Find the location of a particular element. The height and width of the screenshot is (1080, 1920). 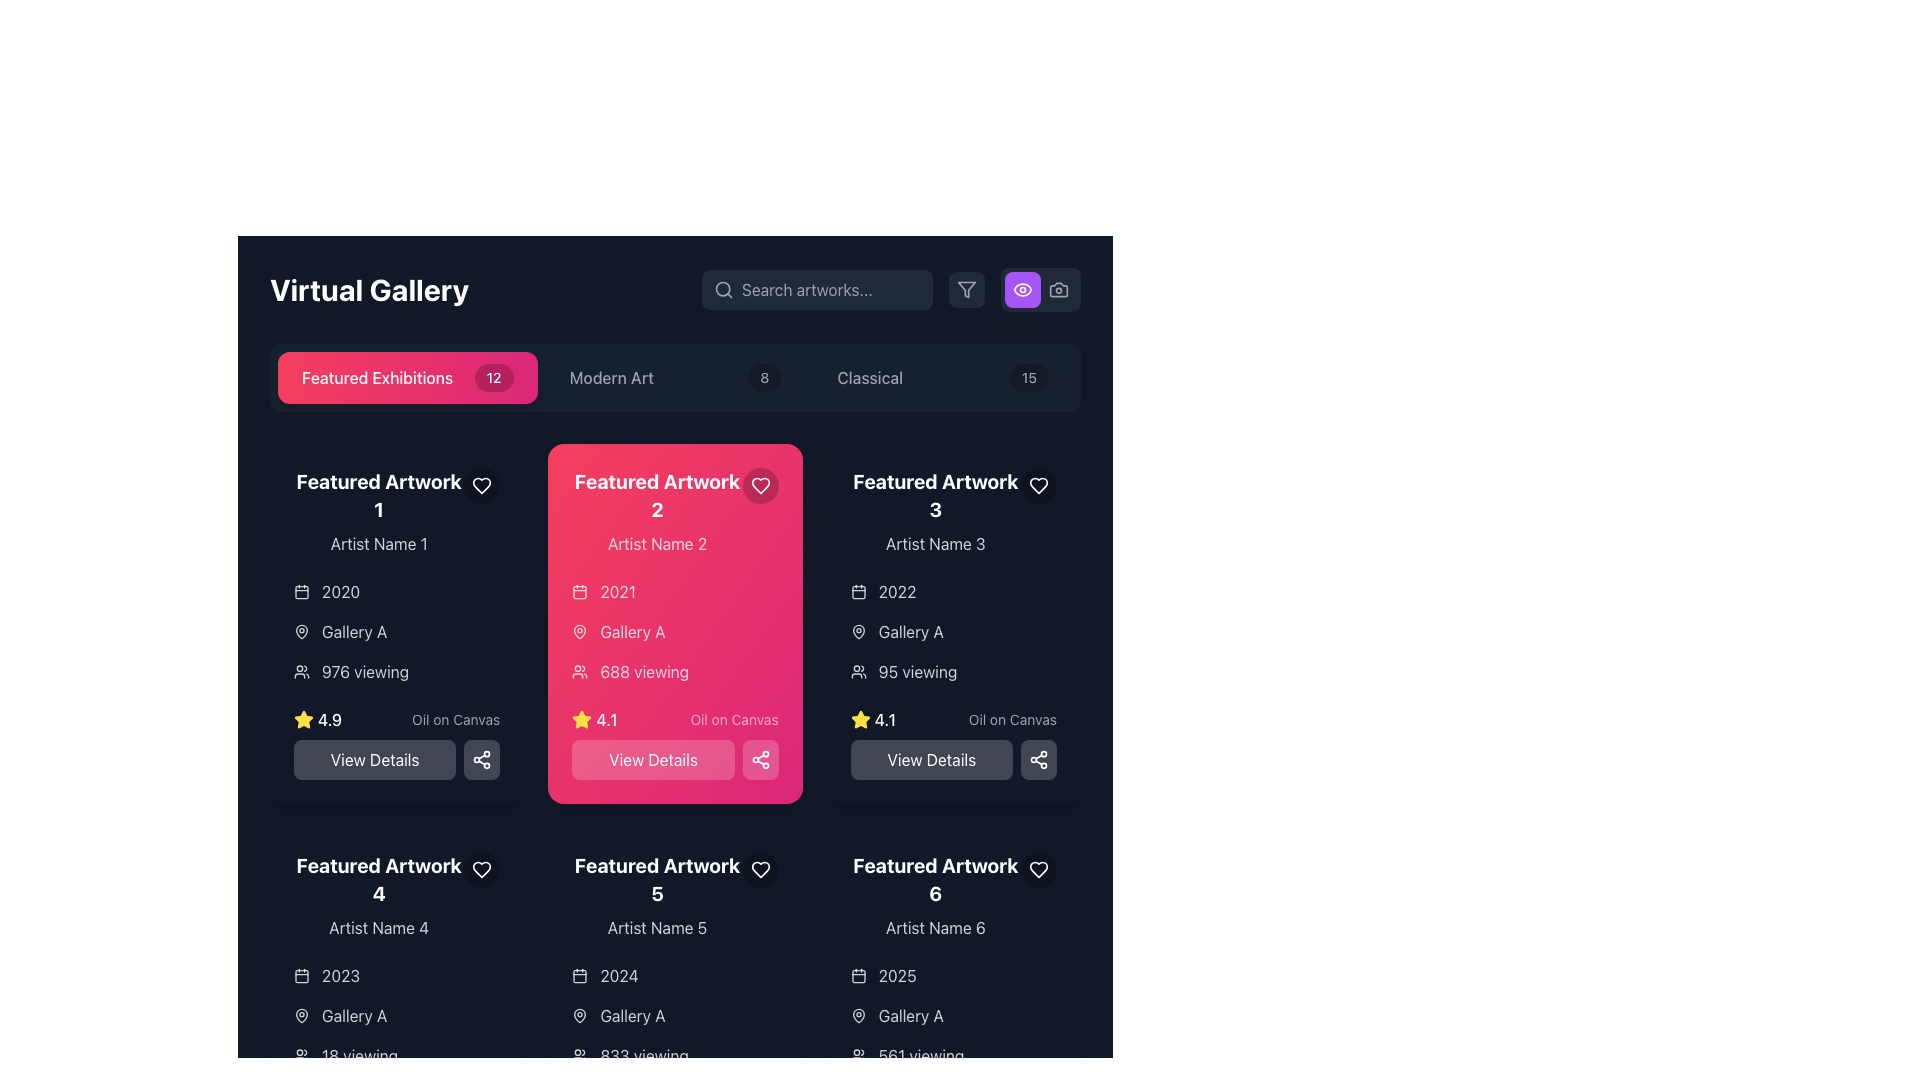

text from the 'Gallery A' text label, which is displayed in white on a dark background and positioned to the right of a map pin icon in the 'Featured Artwork 5' section is located at coordinates (632, 1015).